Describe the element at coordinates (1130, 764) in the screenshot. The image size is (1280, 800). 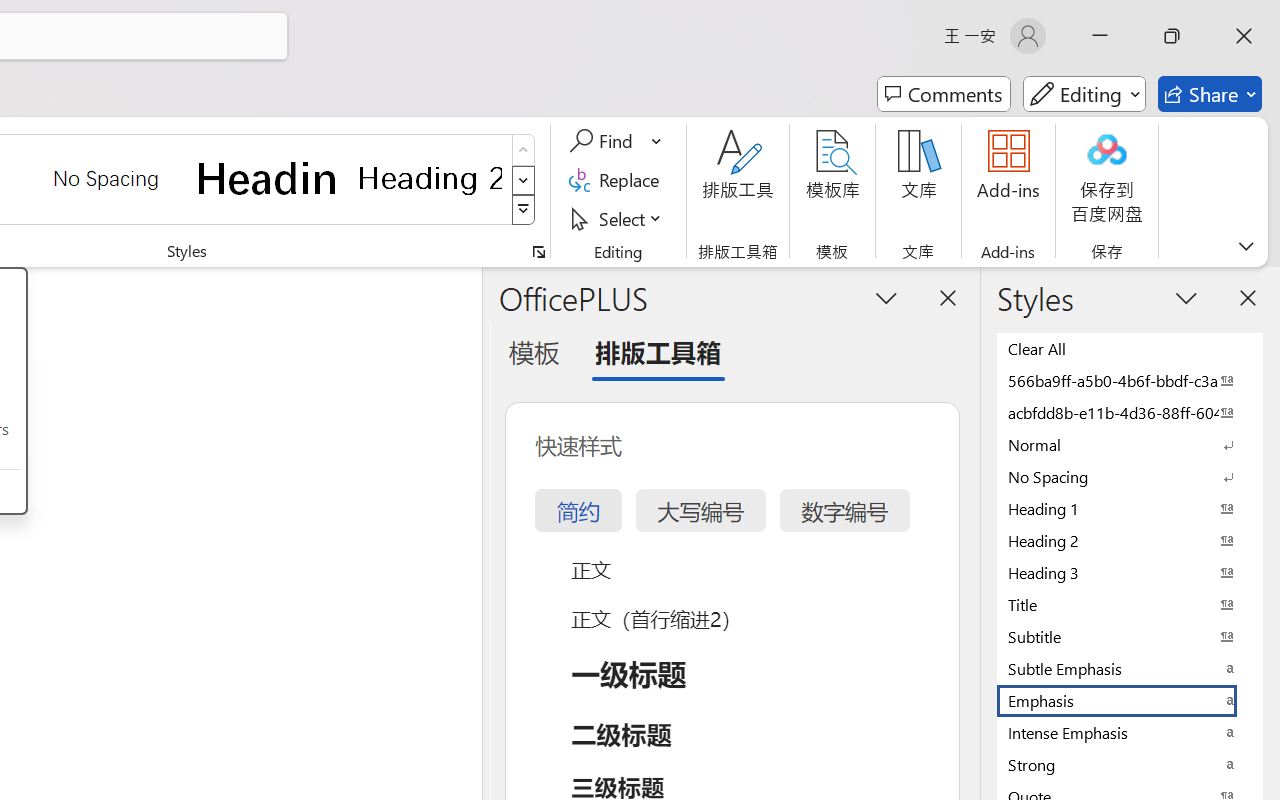
I see `'Strong'` at that location.